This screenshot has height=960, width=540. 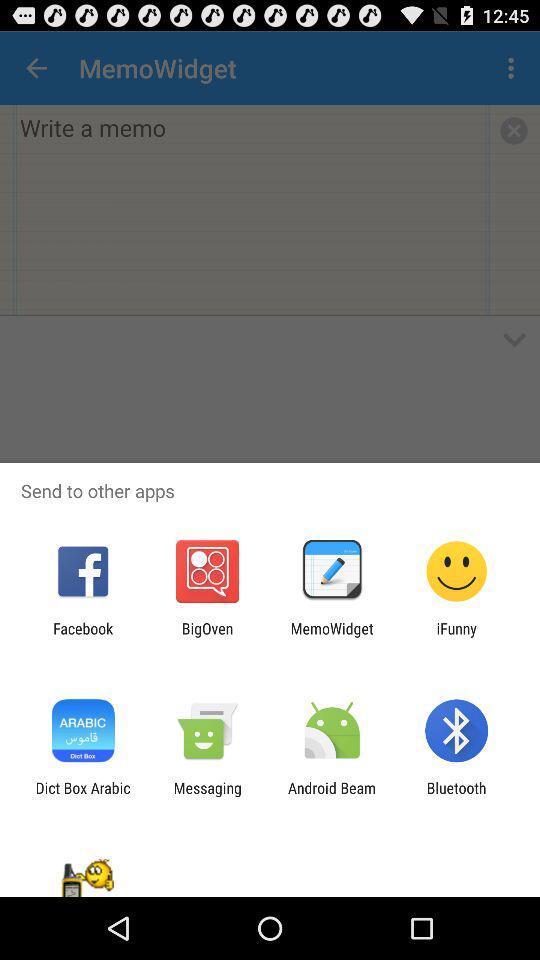 What do you see at coordinates (332, 796) in the screenshot?
I see `the icon to the left of the bluetooth item` at bounding box center [332, 796].